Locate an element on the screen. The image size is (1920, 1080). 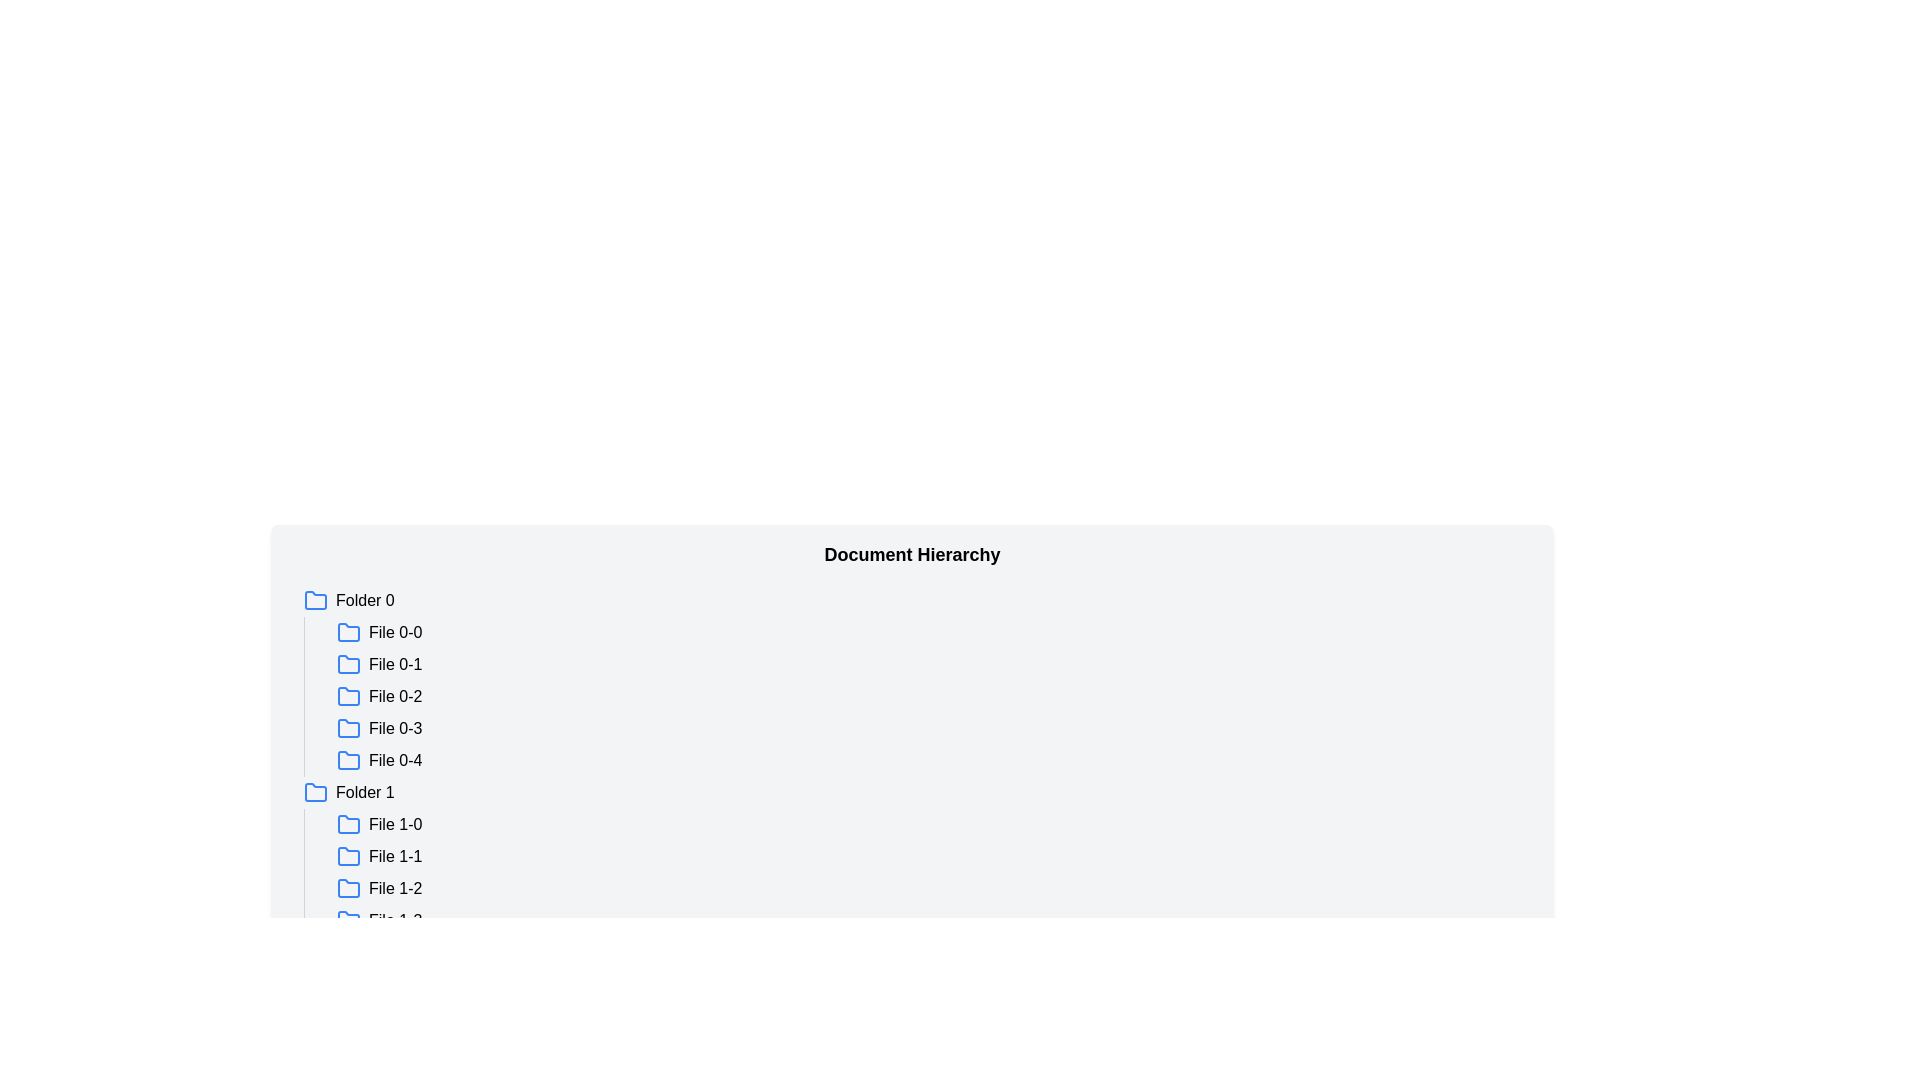
the blue folder-shaped icon located to the left of the text 'File 1-2', which is the third item under 'Folder 1' is located at coordinates (349, 887).